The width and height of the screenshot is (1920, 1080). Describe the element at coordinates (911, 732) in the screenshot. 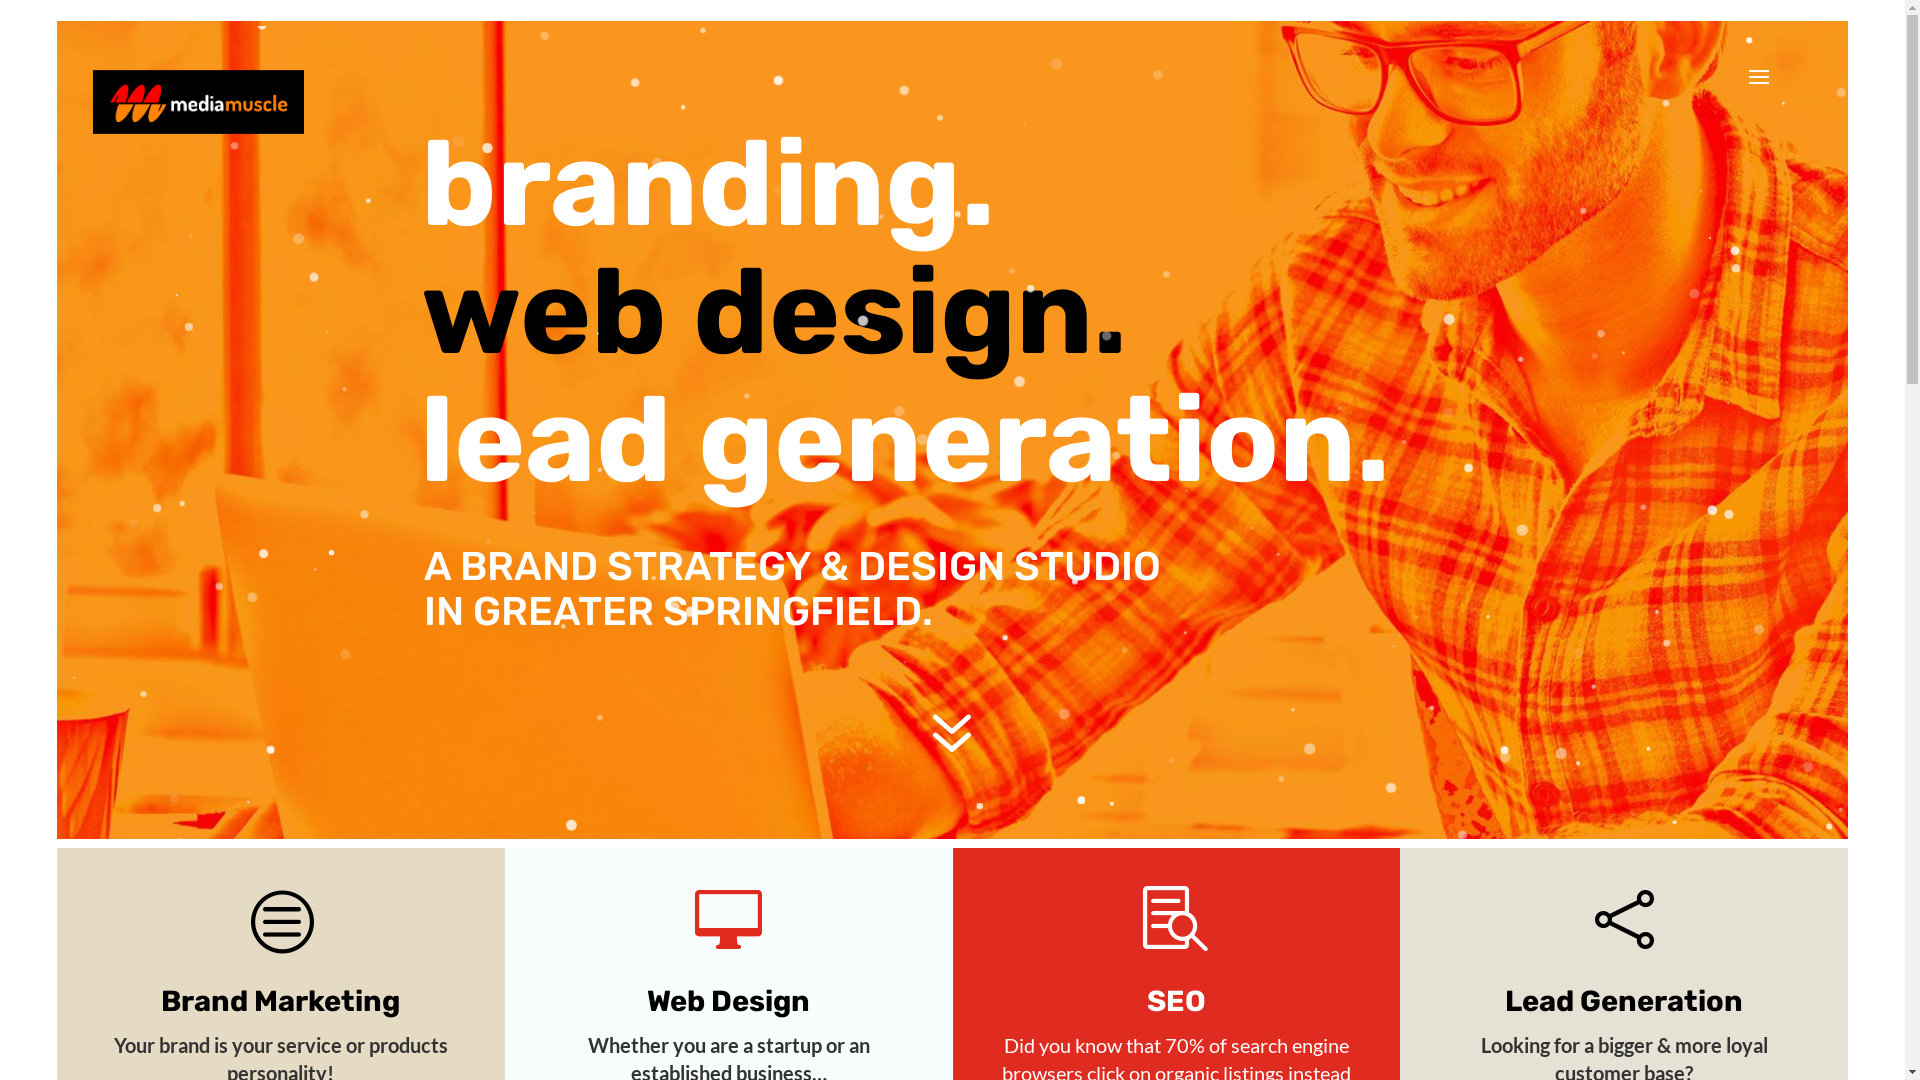

I see `'7'` at that location.